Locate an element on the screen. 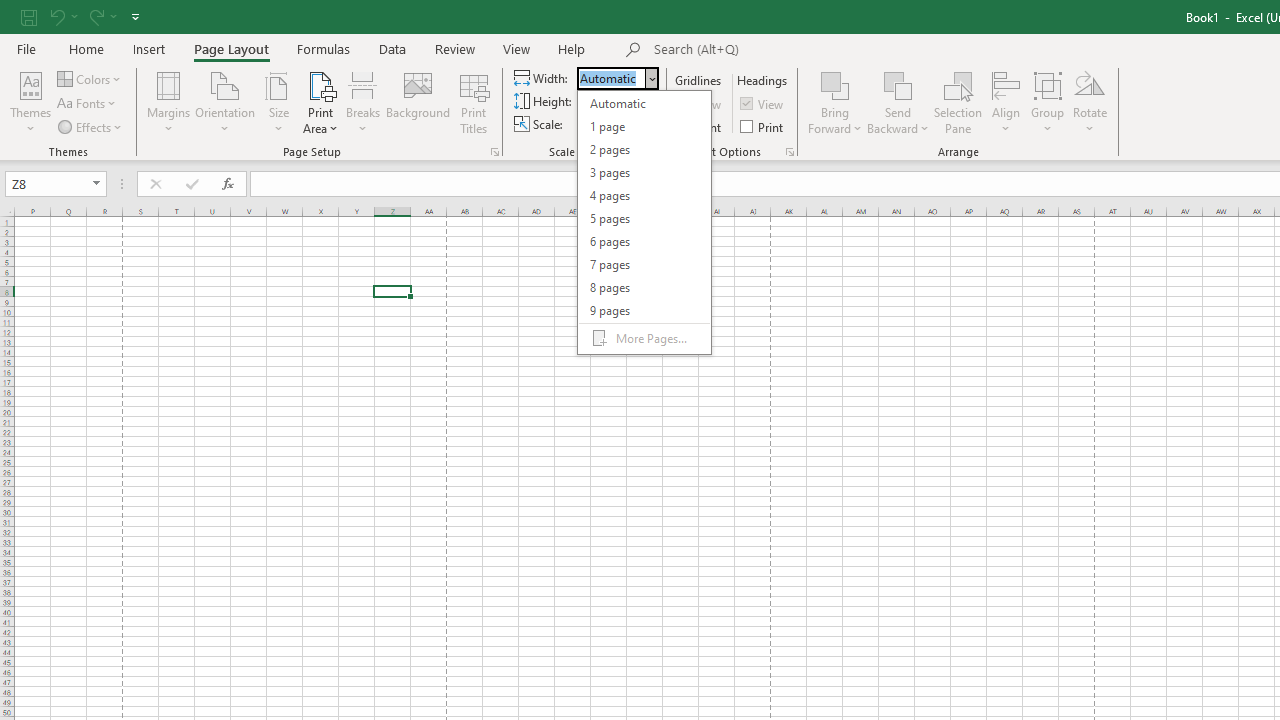 This screenshot has width=1280, height=720. 'Size' is located at coordinates (278, 103).